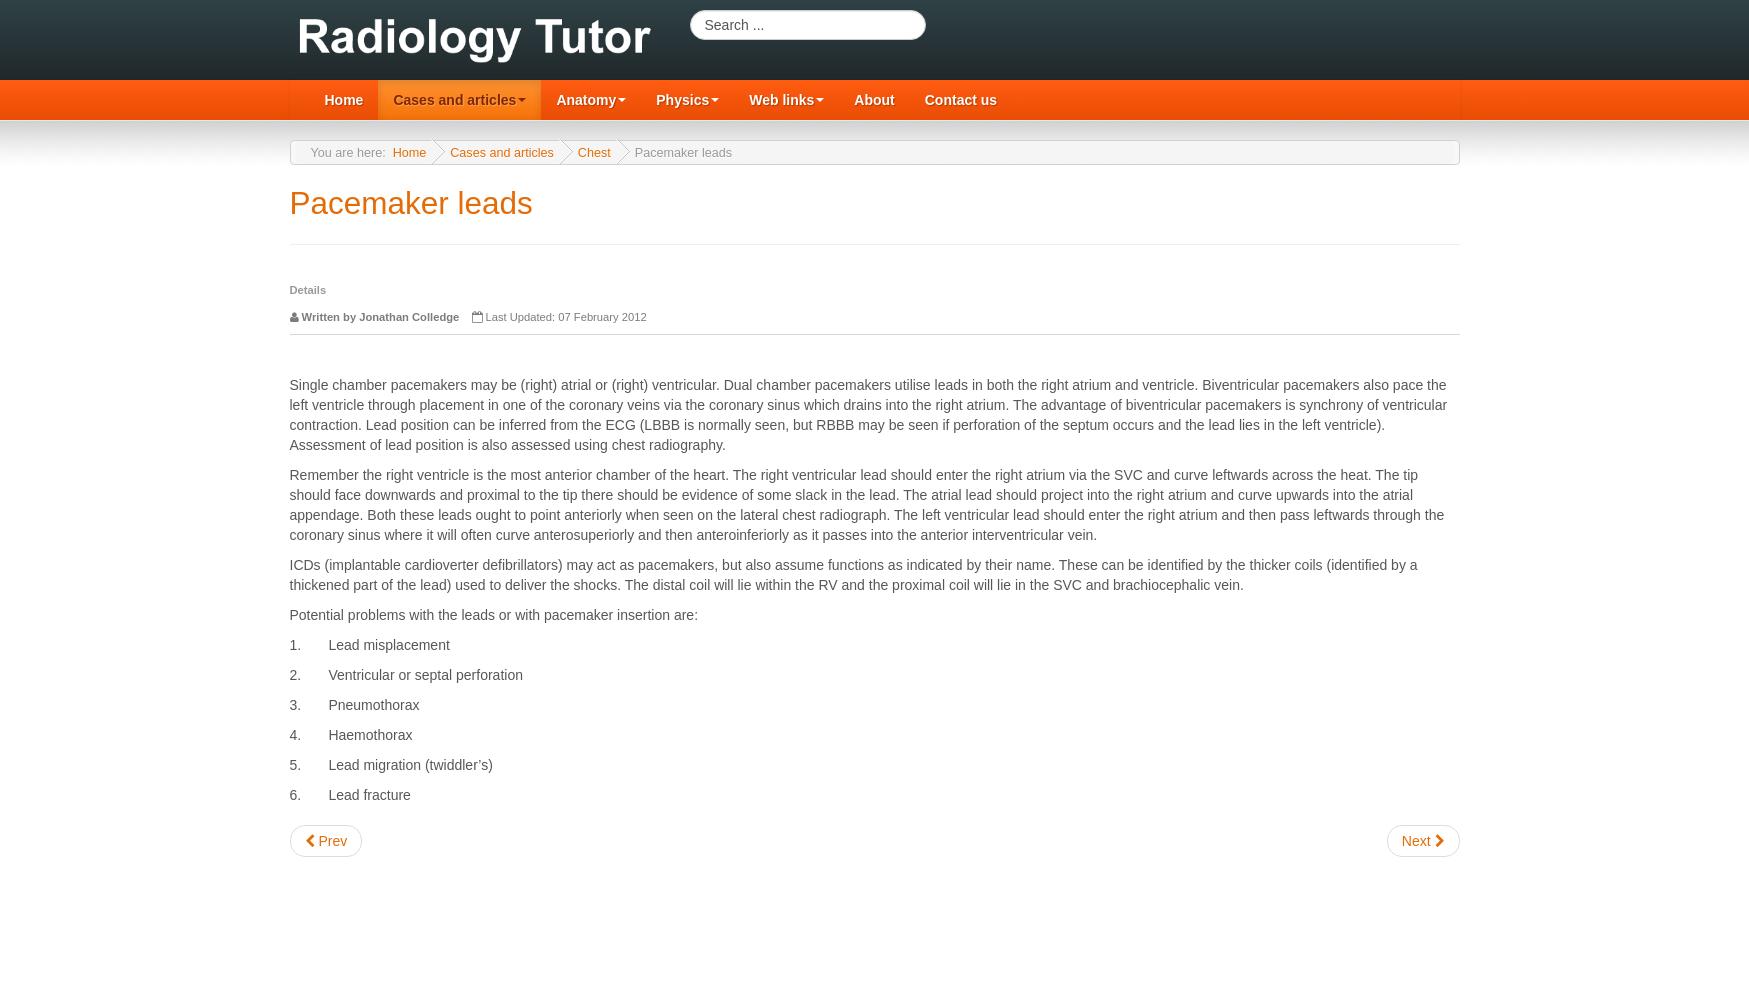 This screenshot has height=1000, width=1749. Describe the element at coordinates (501, 152) in the screenshot. I see `'Cases and articles'` at that location.